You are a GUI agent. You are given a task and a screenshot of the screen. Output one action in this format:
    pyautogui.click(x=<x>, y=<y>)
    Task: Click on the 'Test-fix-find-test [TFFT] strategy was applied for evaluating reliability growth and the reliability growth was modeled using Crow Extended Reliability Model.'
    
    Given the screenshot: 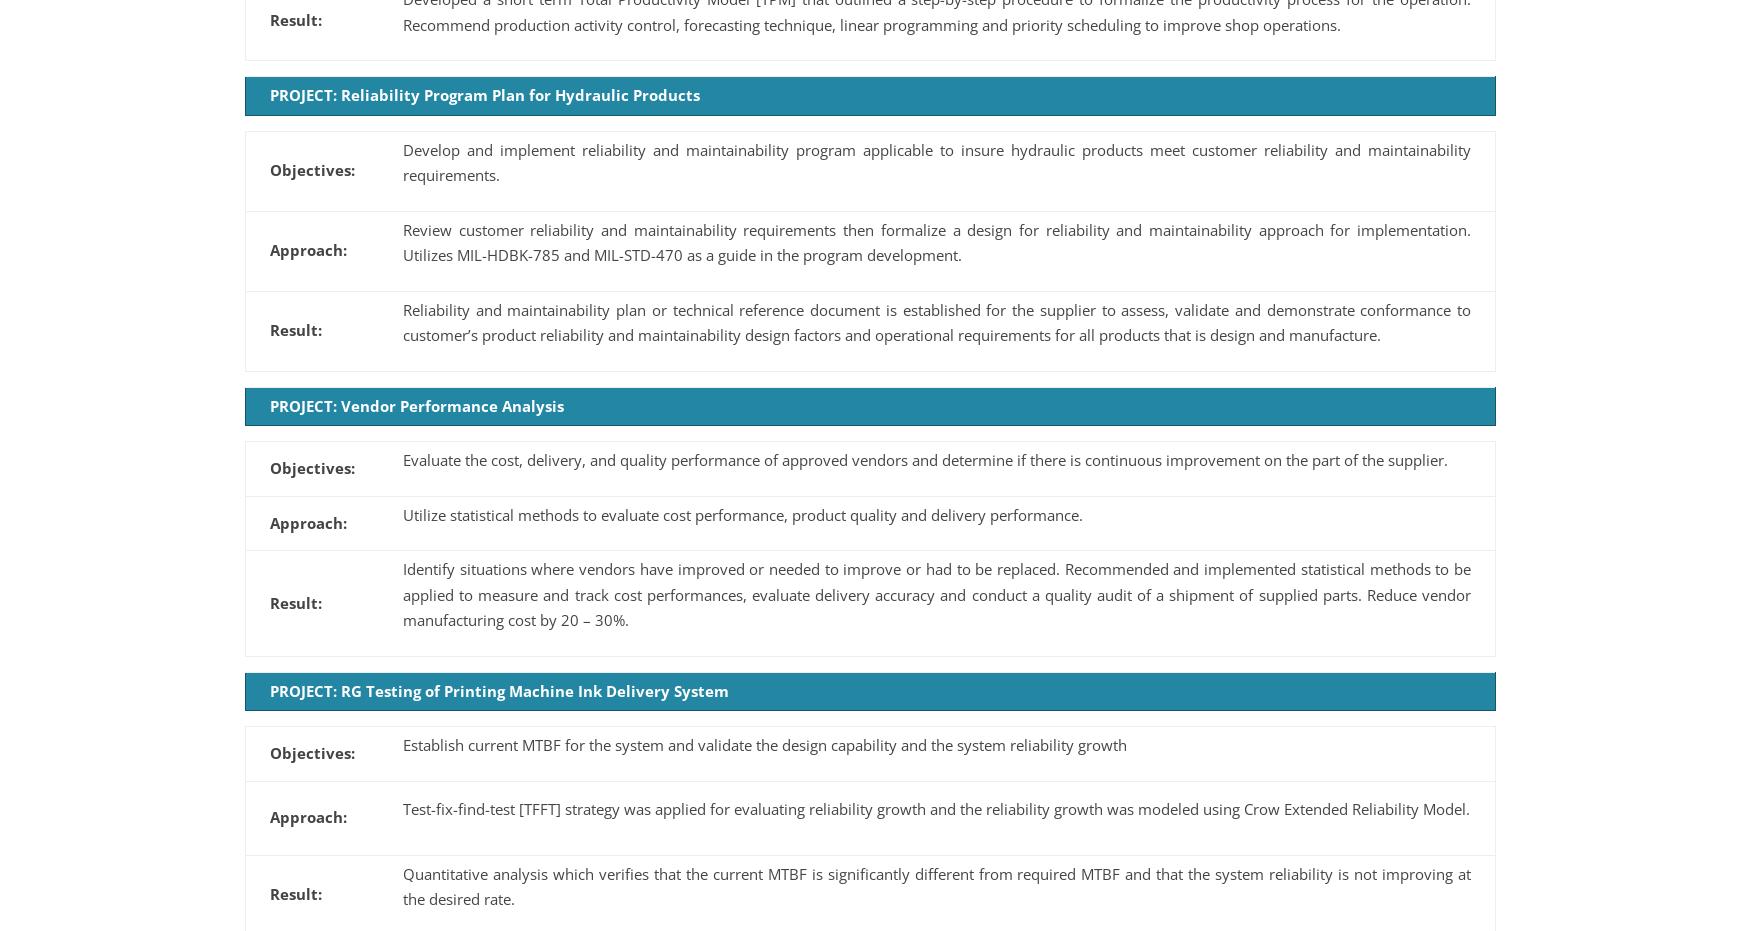 What is the action you would take?
    pyautogui.click(x=936, y=808)
    